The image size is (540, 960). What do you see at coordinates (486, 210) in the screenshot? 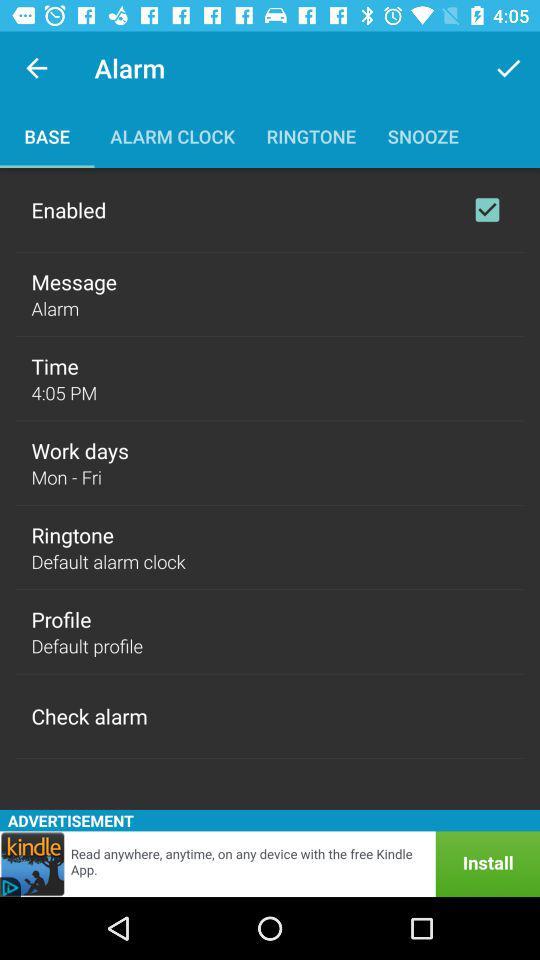
I see `enable option` at bounding box center [486, 210].